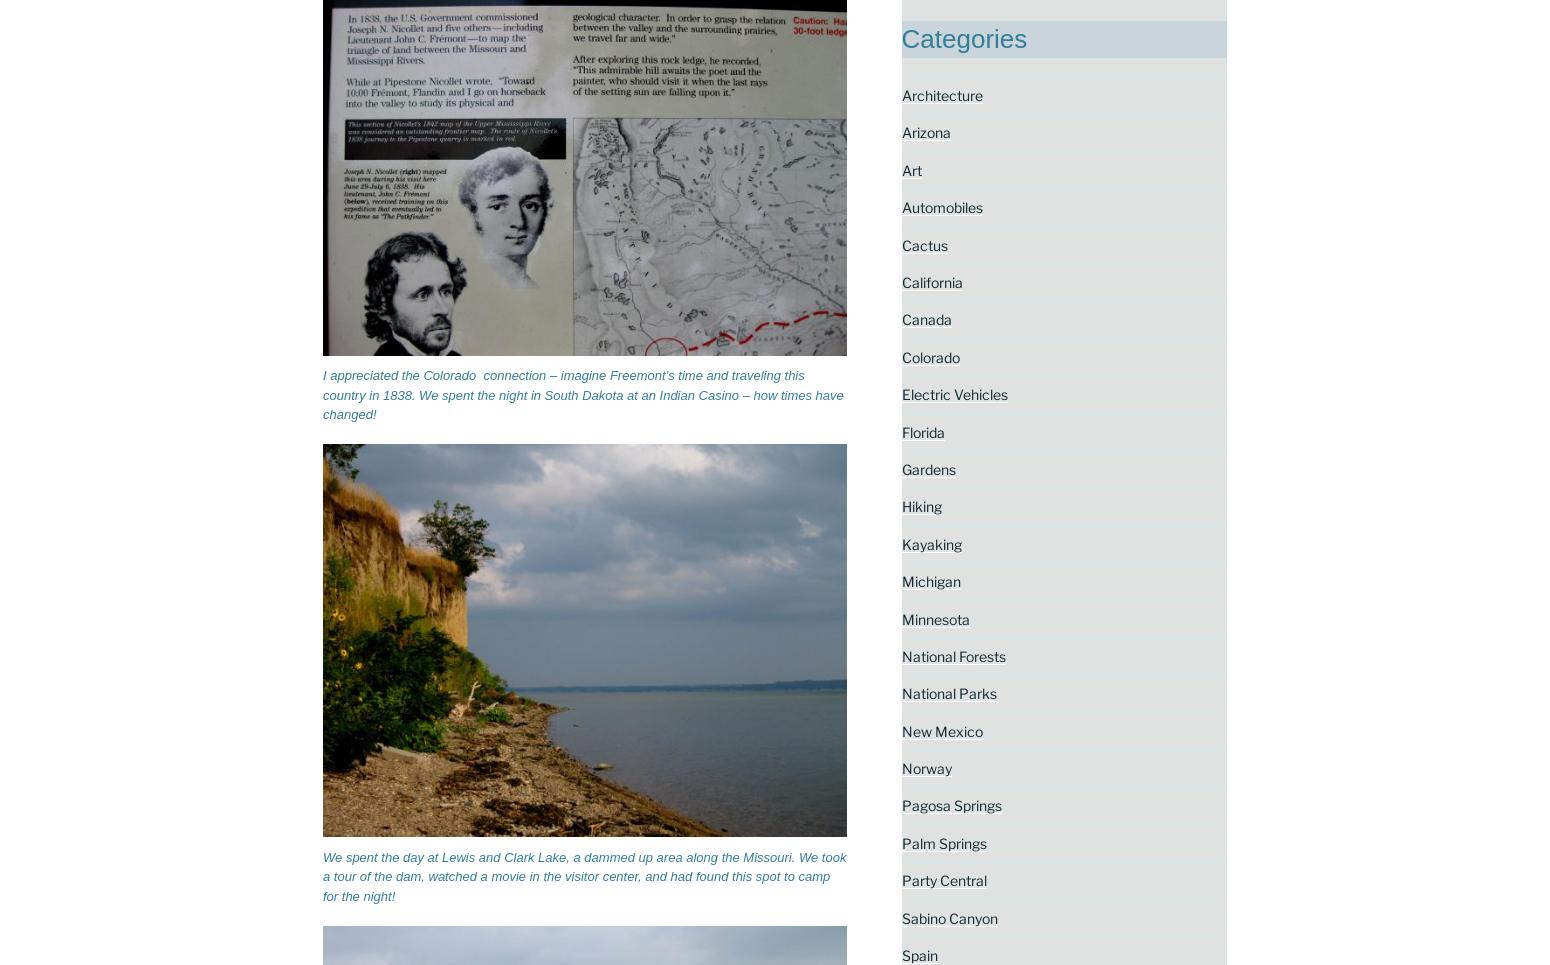  Describe the element at coordinates (584, 876) in the screenshot. I see `'We spent the day at Lewis and Clark Lake, a dammed up area along the Missouri. We took a tour of the dam, watched a movie in the visitor center, and had found this spot to camp for the night!'` at that location.